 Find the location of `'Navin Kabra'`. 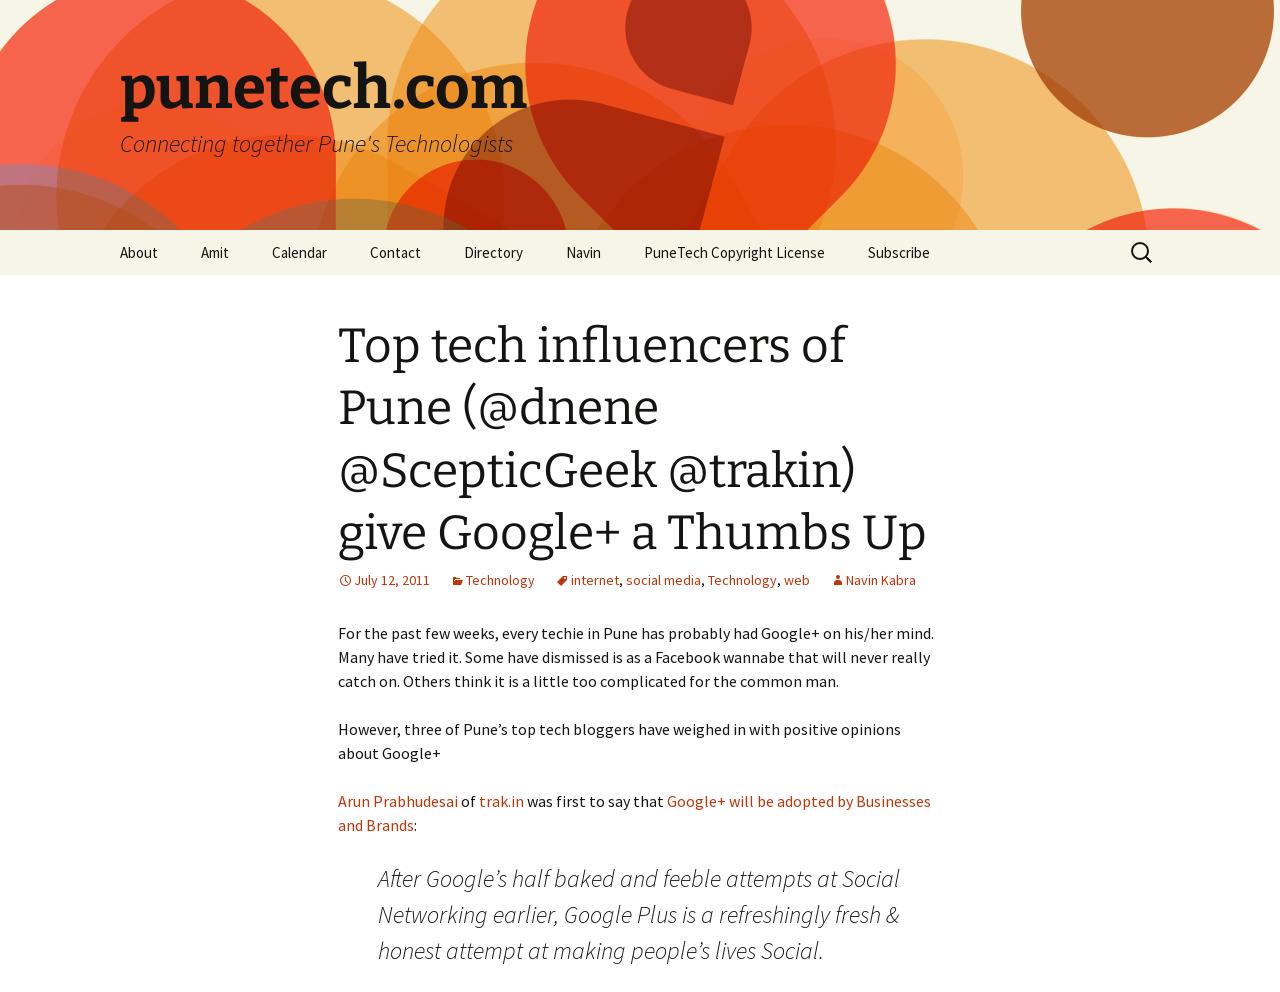

'Navin Kabra' is located at coordinates (845, 578).